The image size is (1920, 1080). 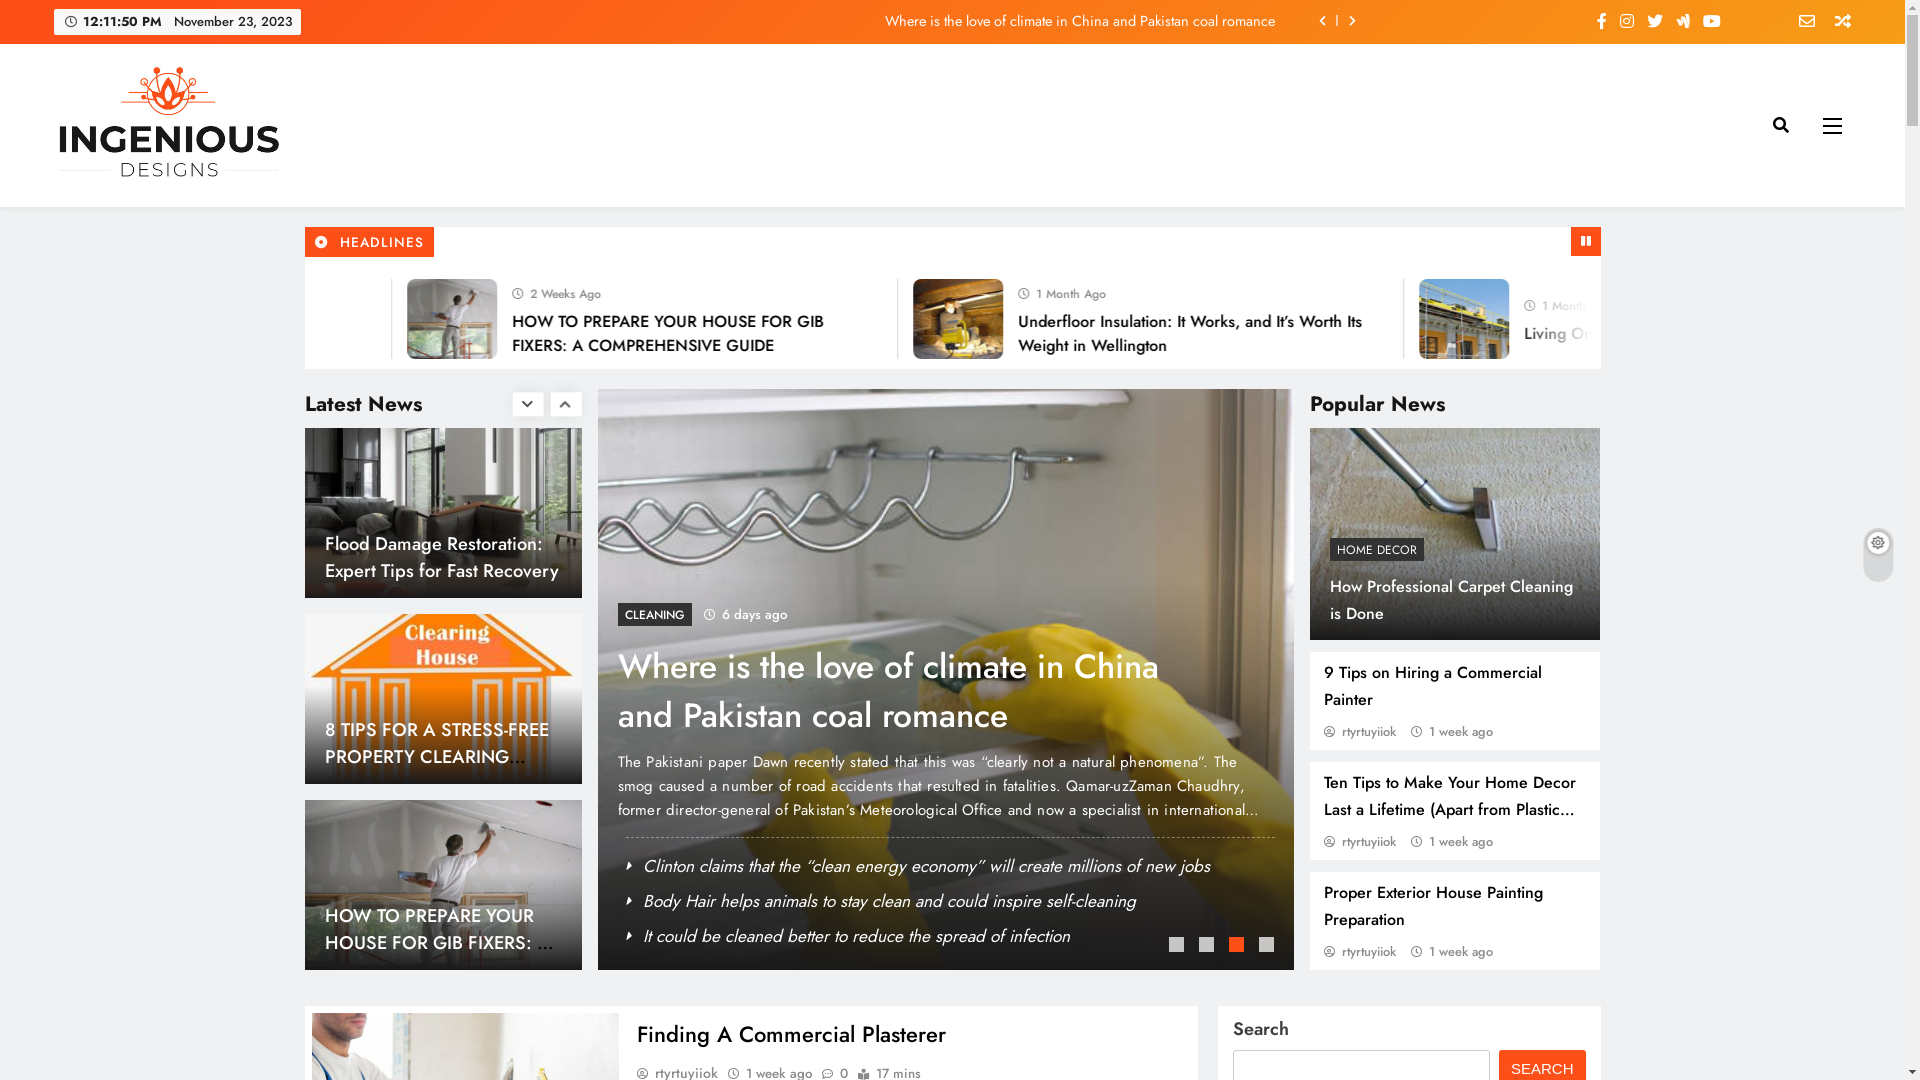 What do you see at coordinates (647, 613) in the screenshot?
I see `'6 days ago'` at bounding box center [647, 613].